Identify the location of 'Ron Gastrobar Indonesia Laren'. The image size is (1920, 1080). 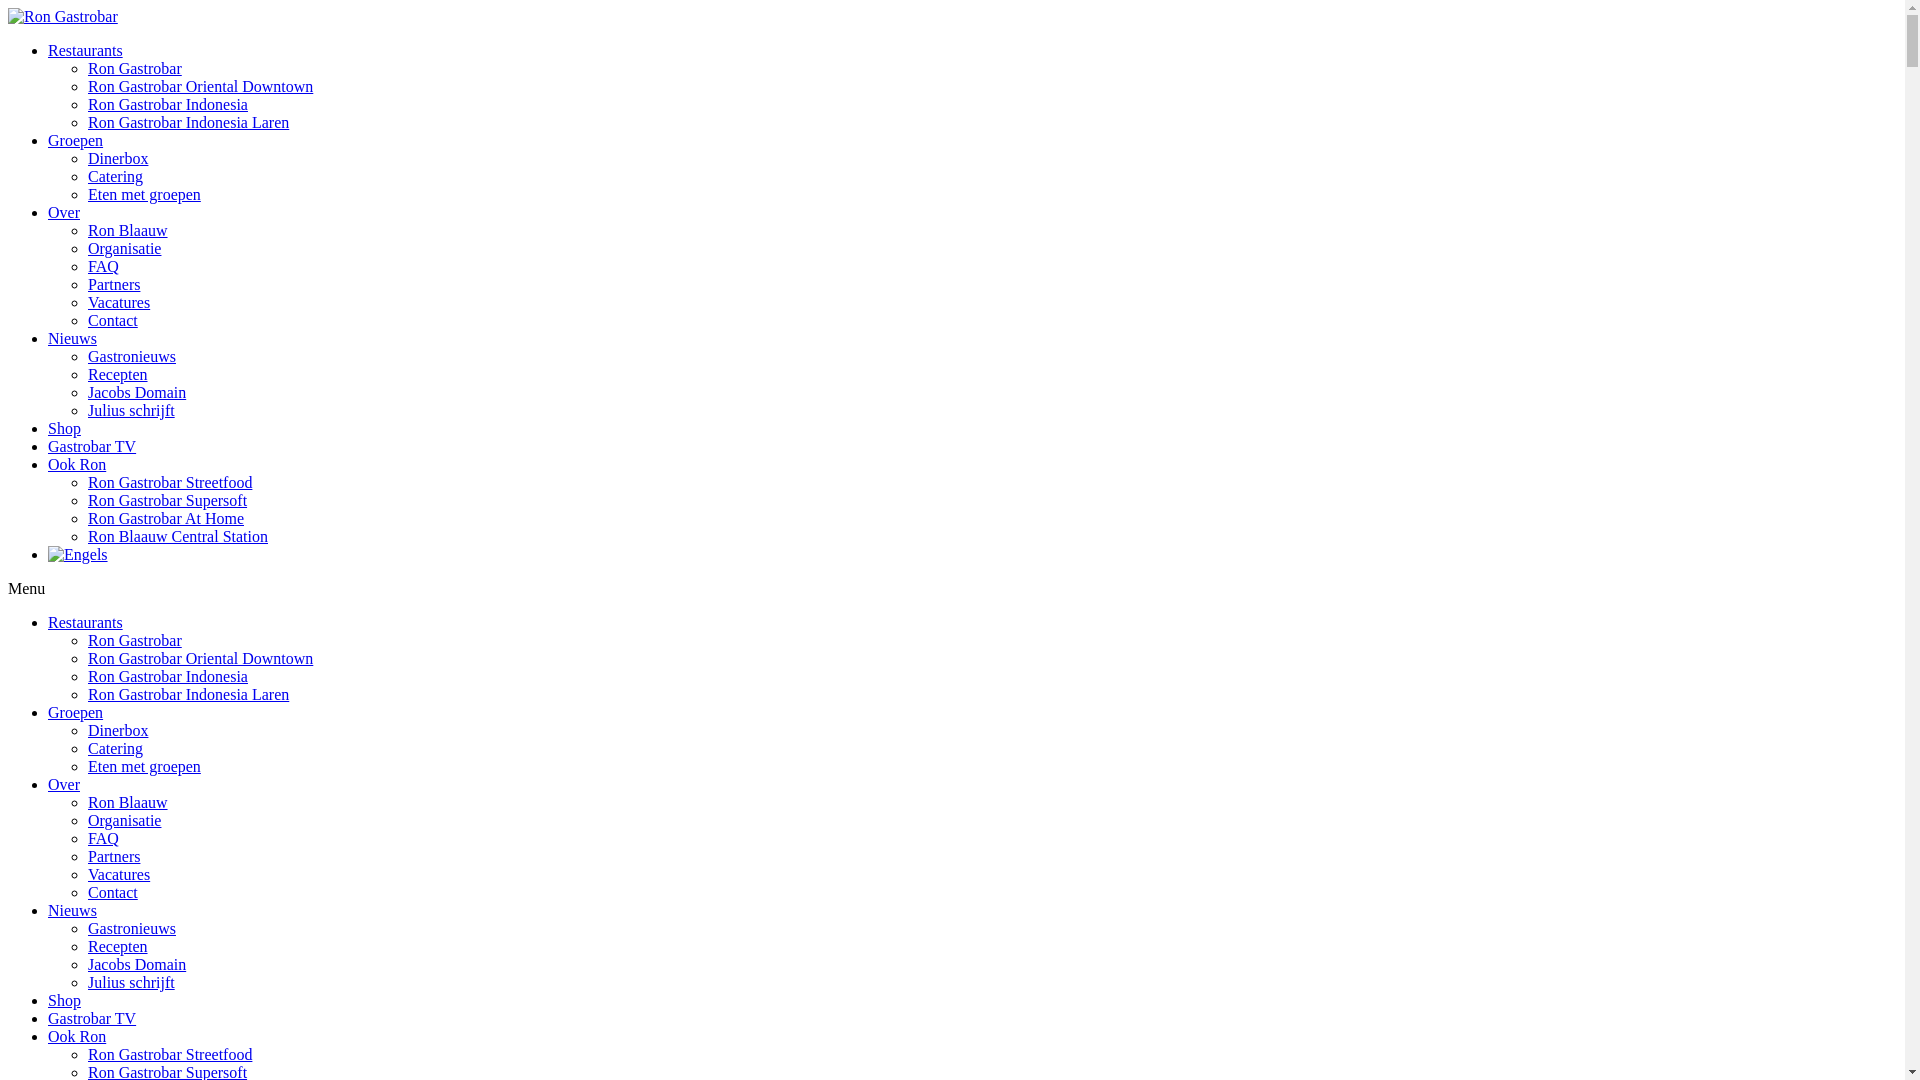
(188, 122).